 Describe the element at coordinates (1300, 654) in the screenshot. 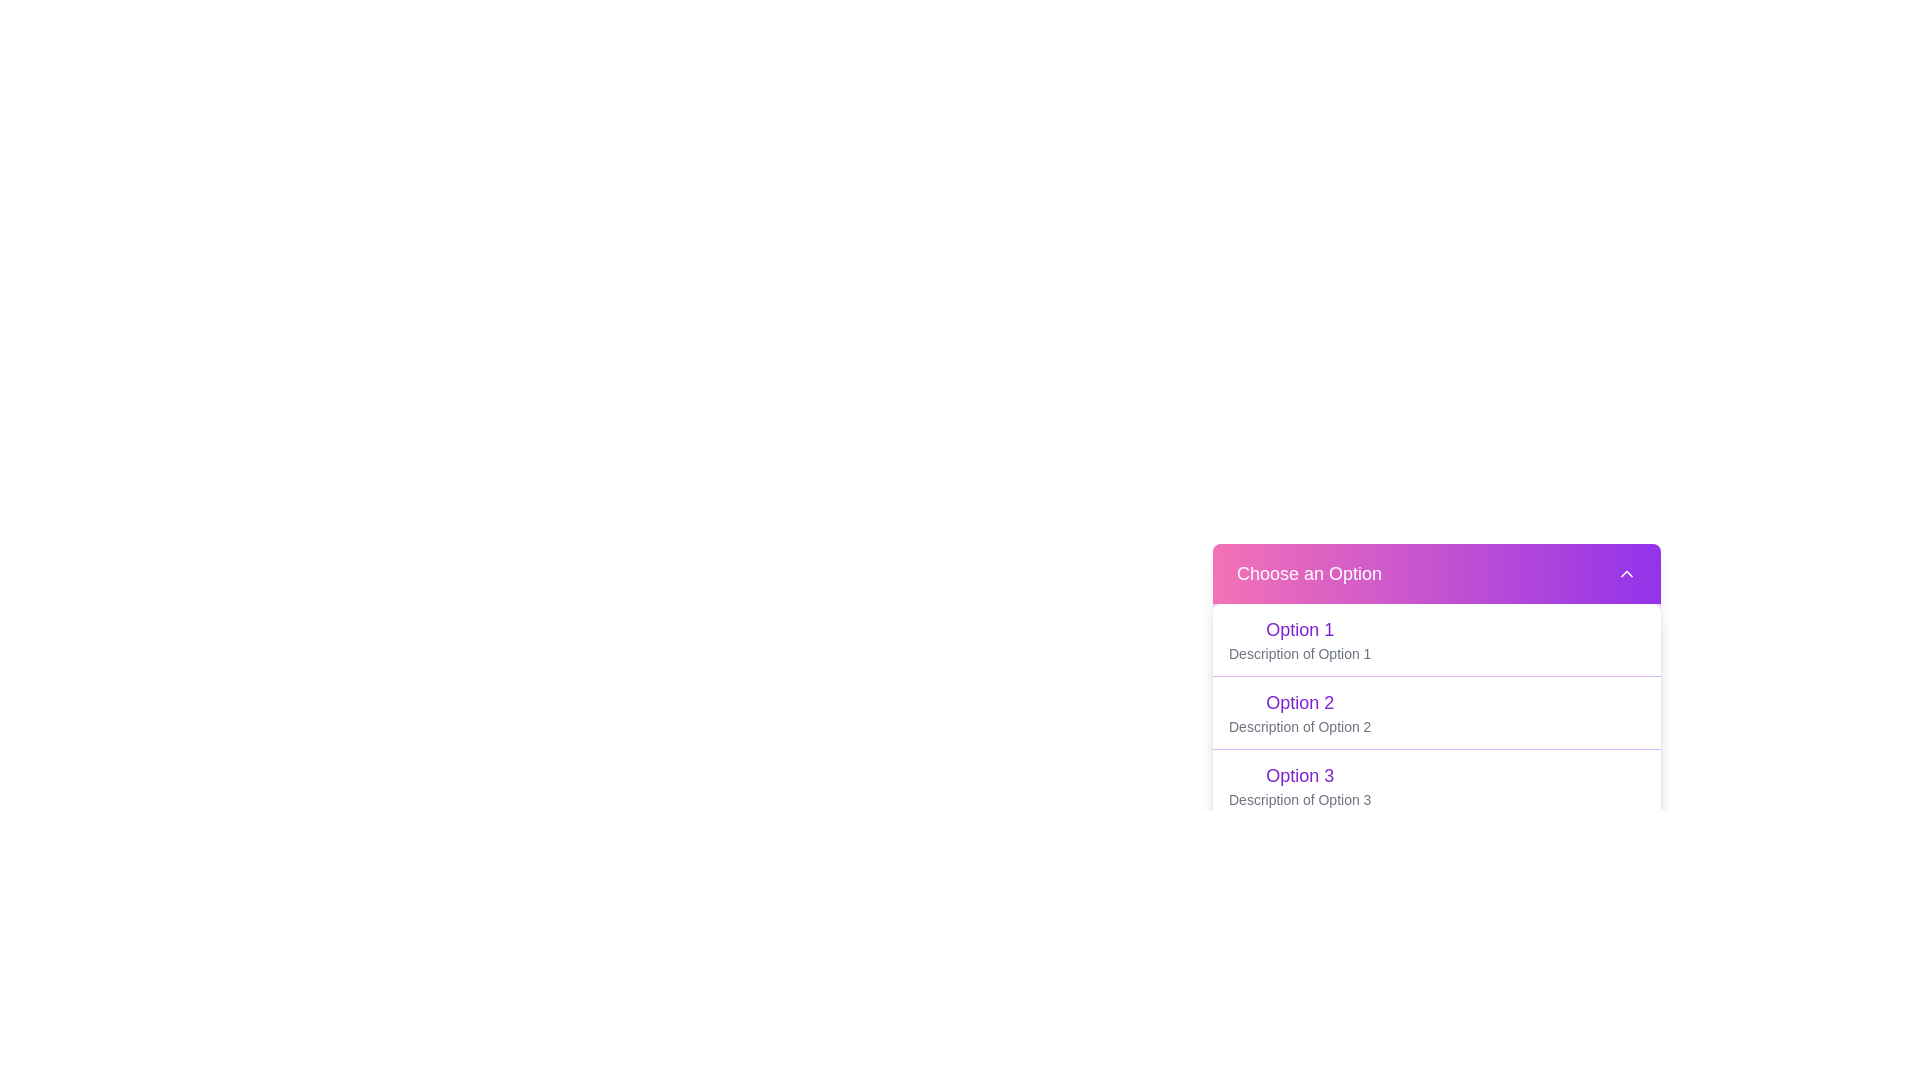

I see `the text display providing additional descriptive information for 'Option 1' located under the dropdown menu labeled 'Choose an Option'` at that location.